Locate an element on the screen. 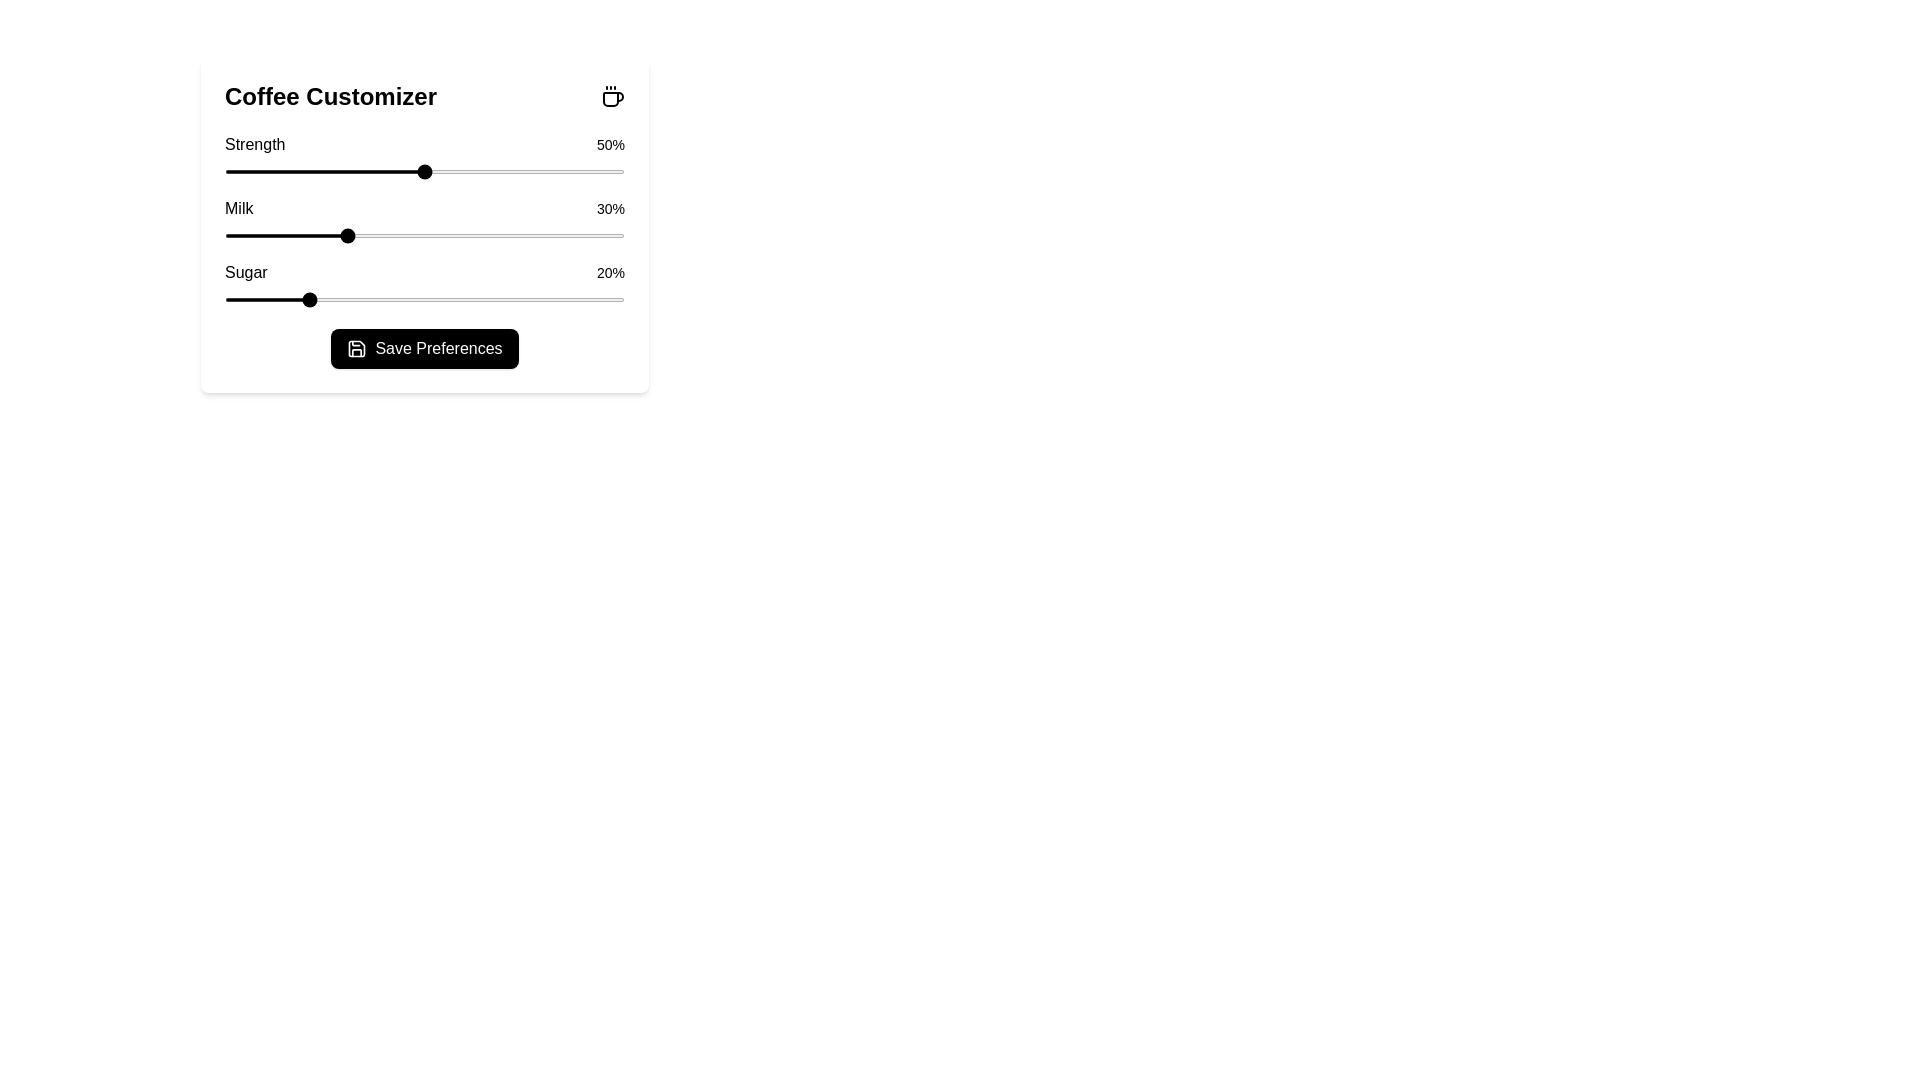 The width and height of the screenshot is (1920, 1080). the strength slider is located at coordinates (444, 171).